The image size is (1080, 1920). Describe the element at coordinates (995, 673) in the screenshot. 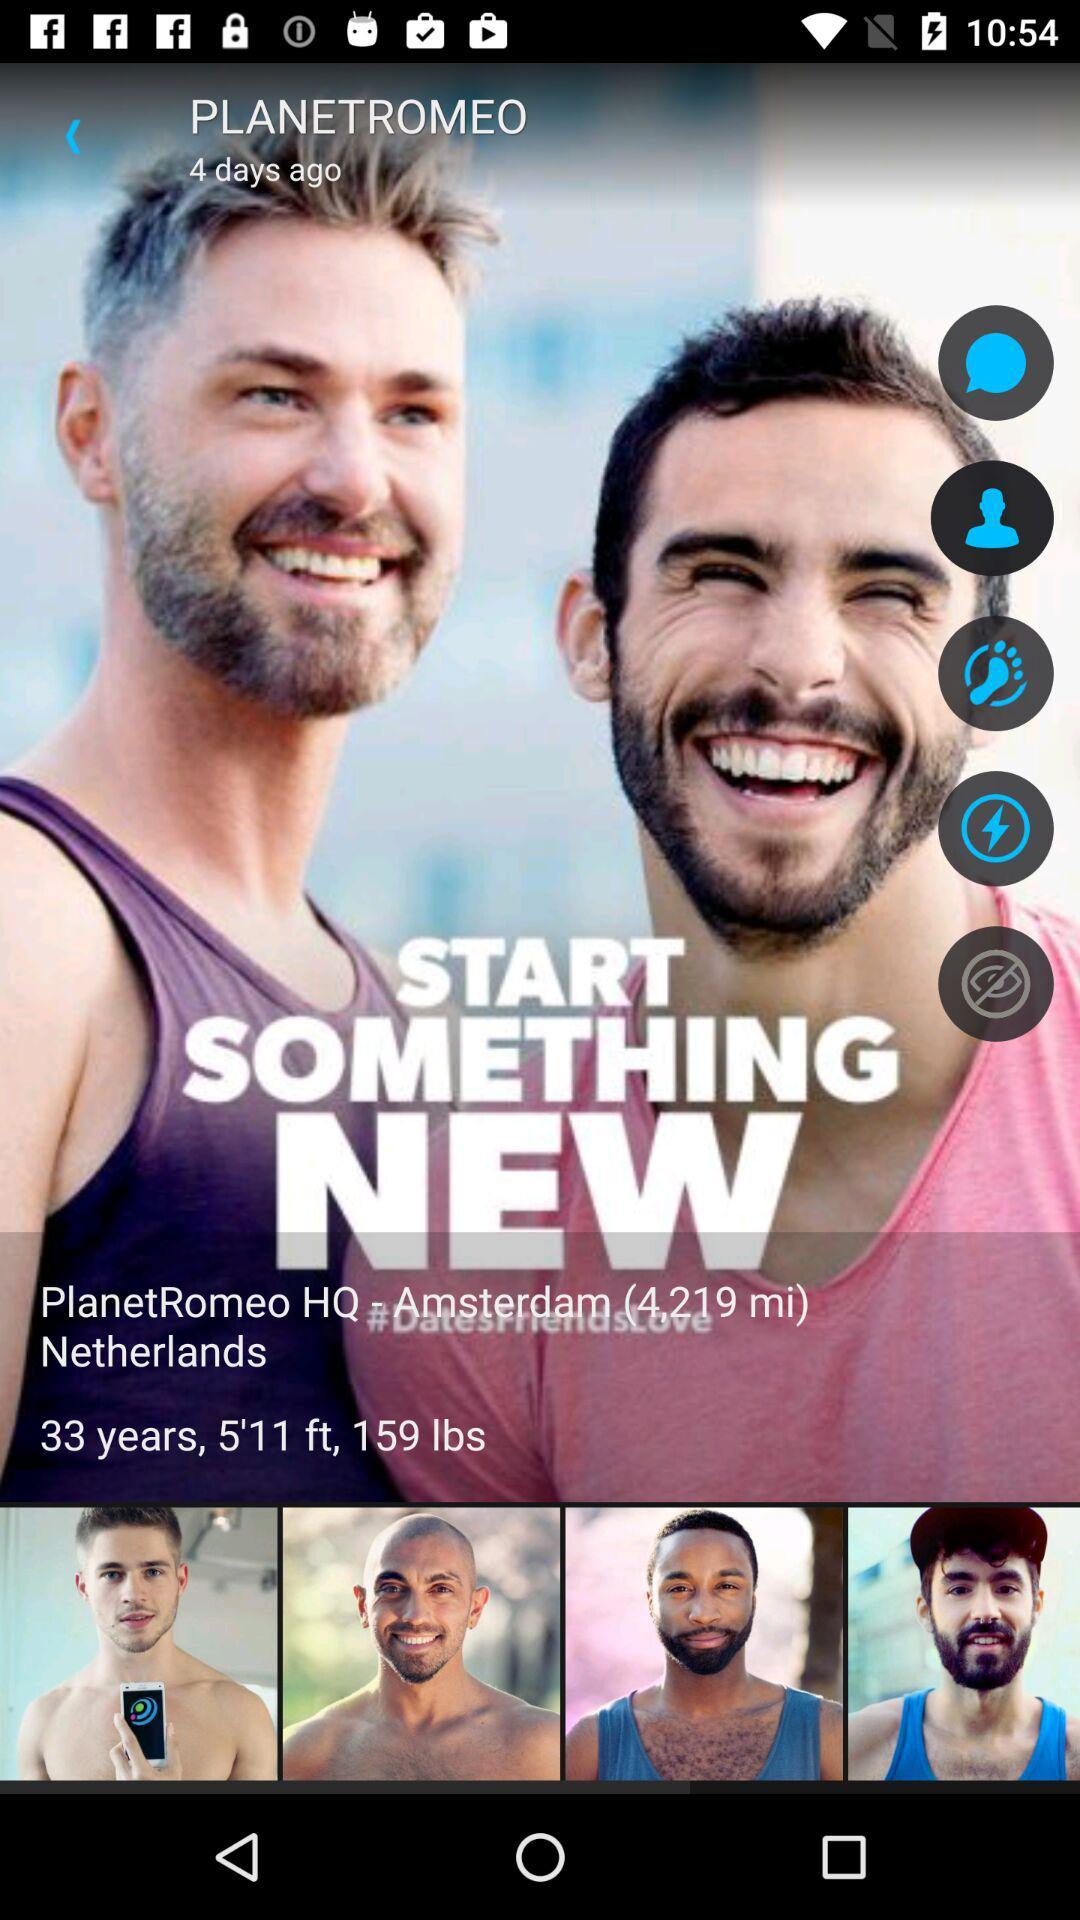

I see `the avatar icon` at that location.